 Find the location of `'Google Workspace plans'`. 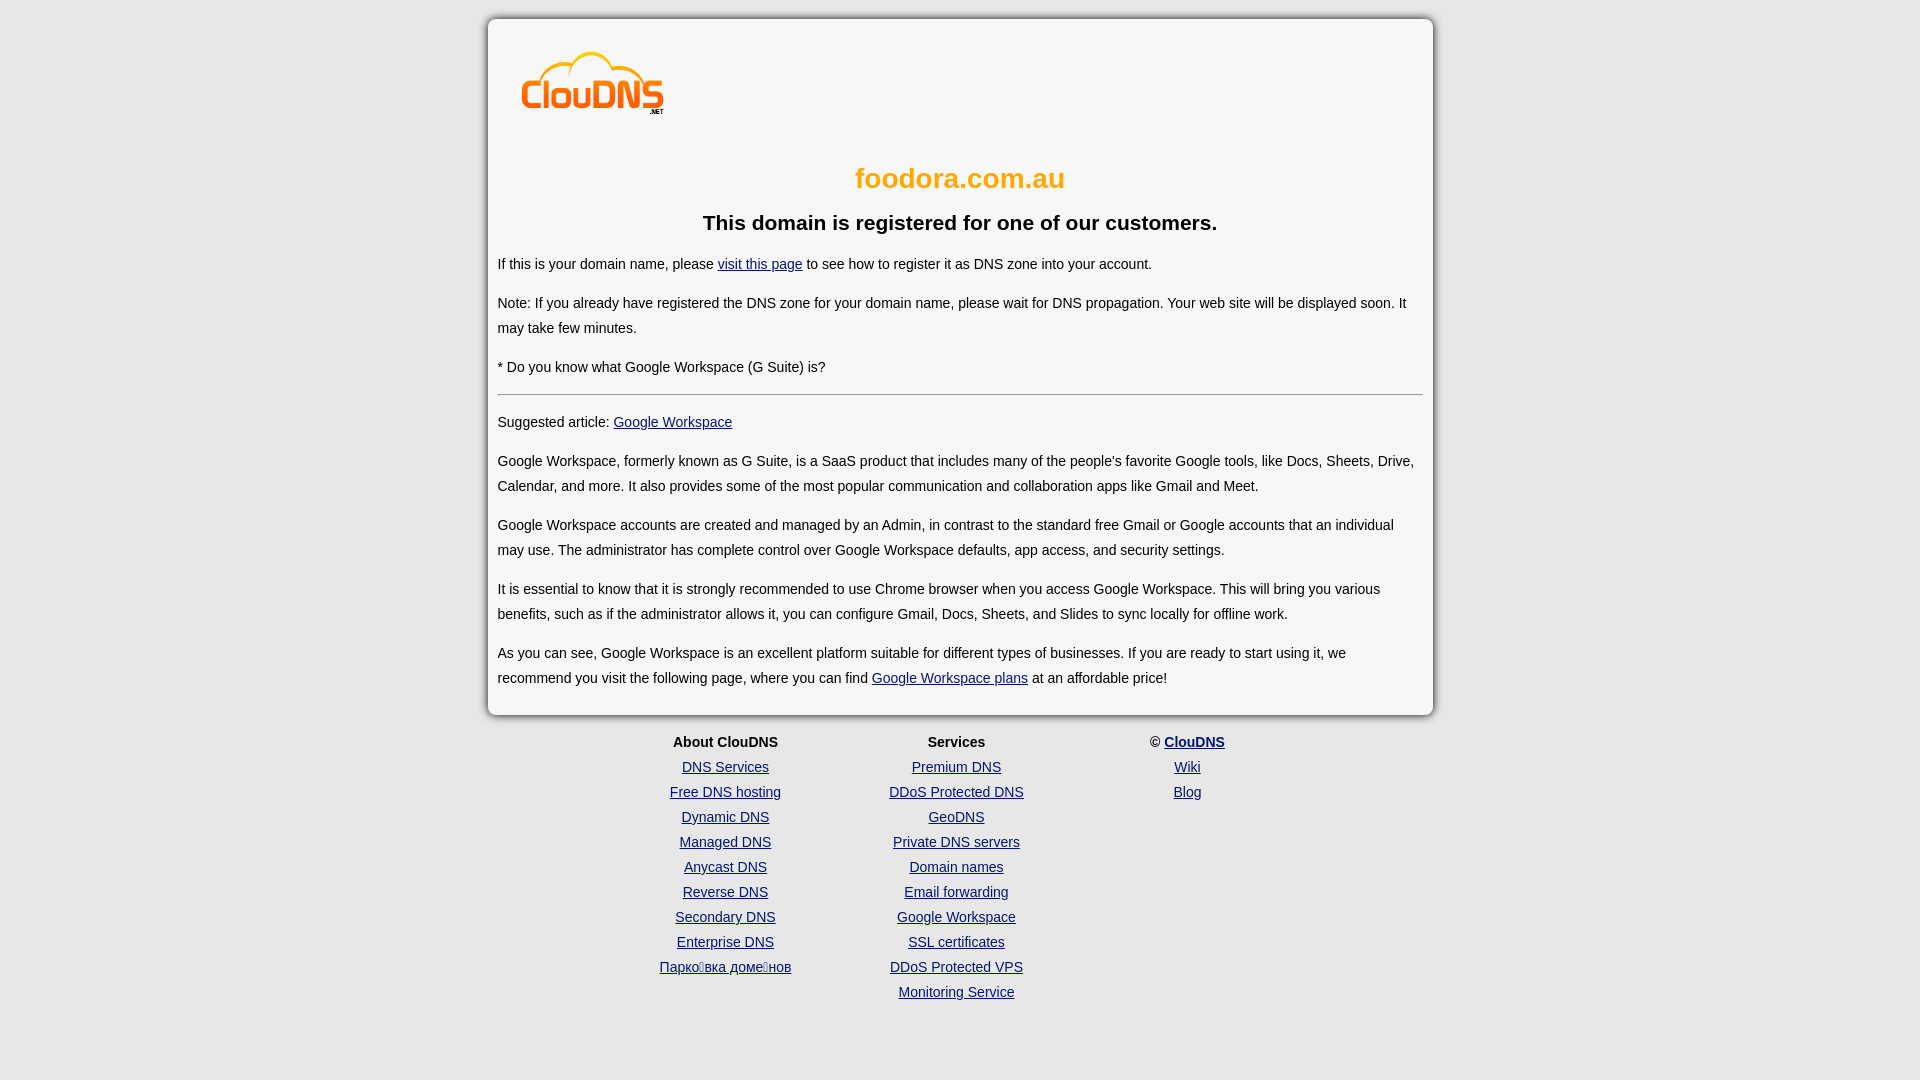

'Google Workspace plans' is located at coordinates (872, 677).